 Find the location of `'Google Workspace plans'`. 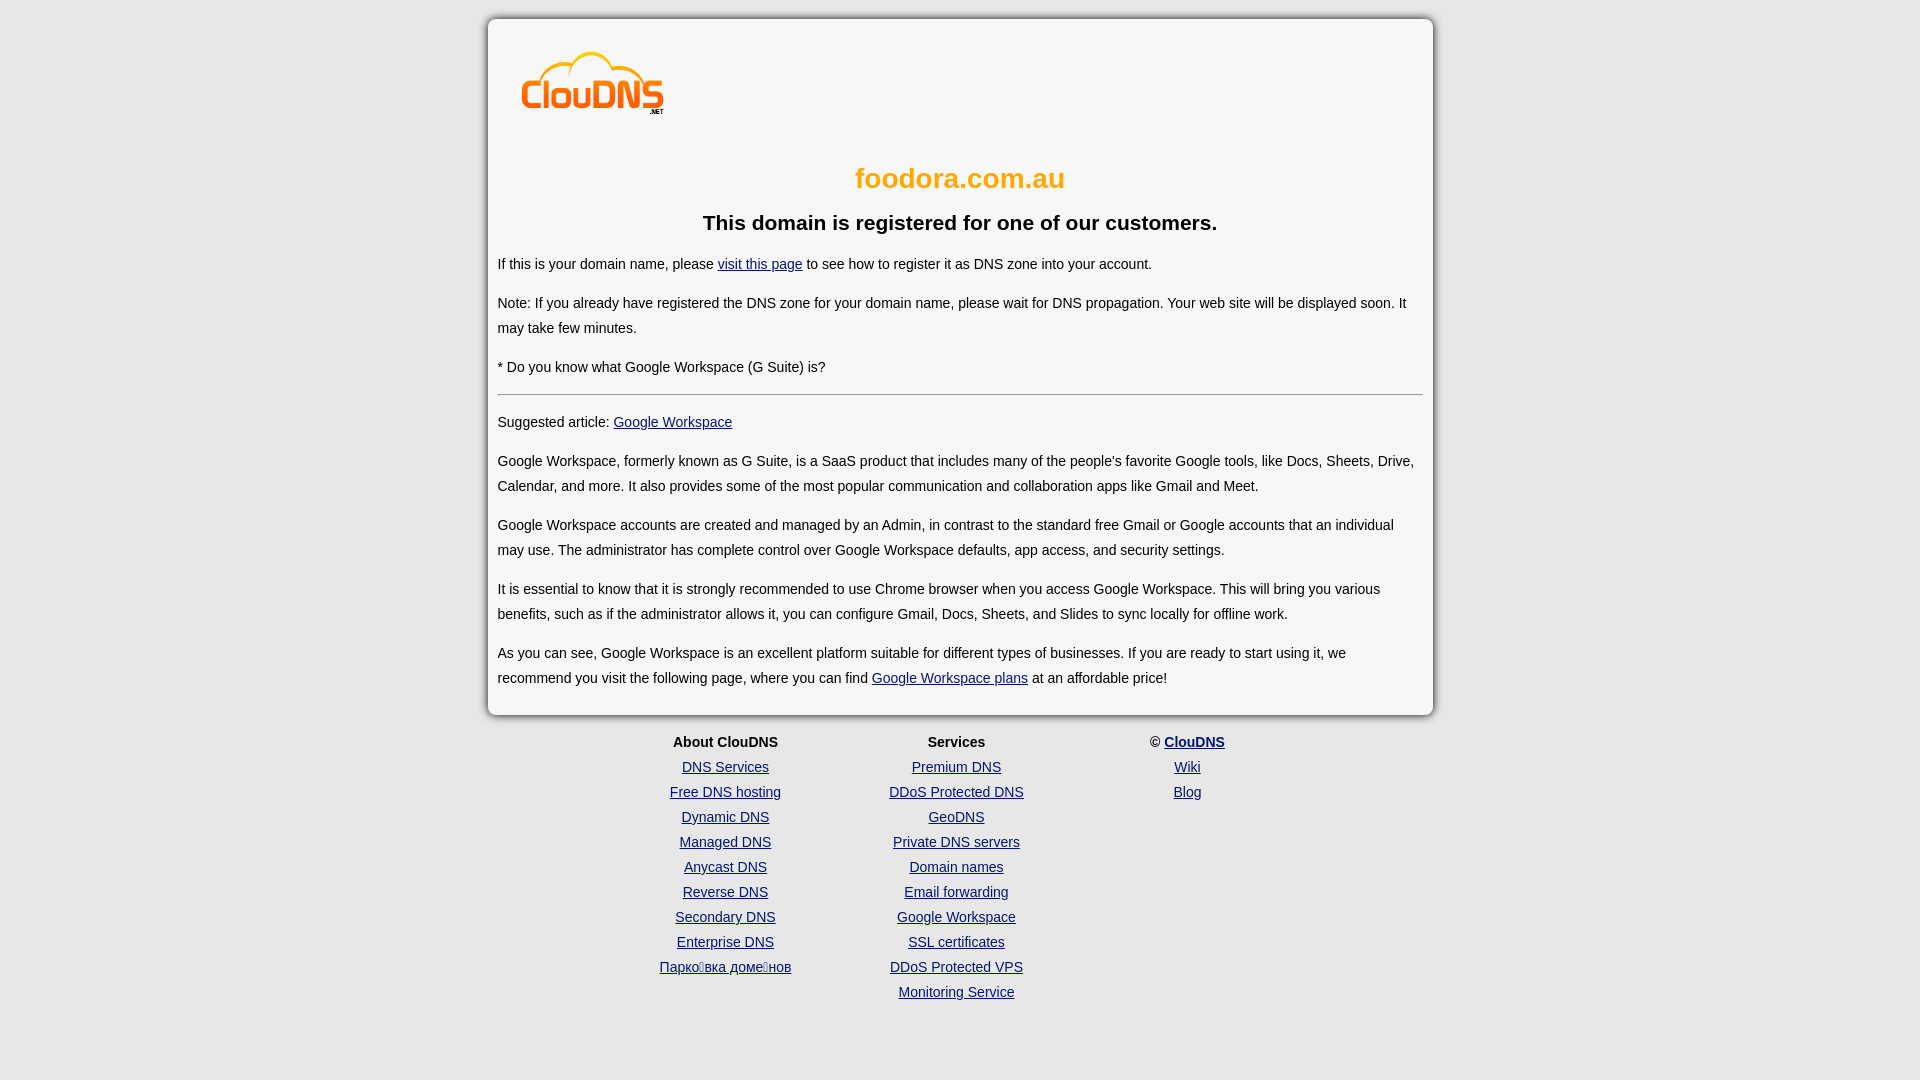

'Google Workspace plans' is located at coordinates (872, 677).